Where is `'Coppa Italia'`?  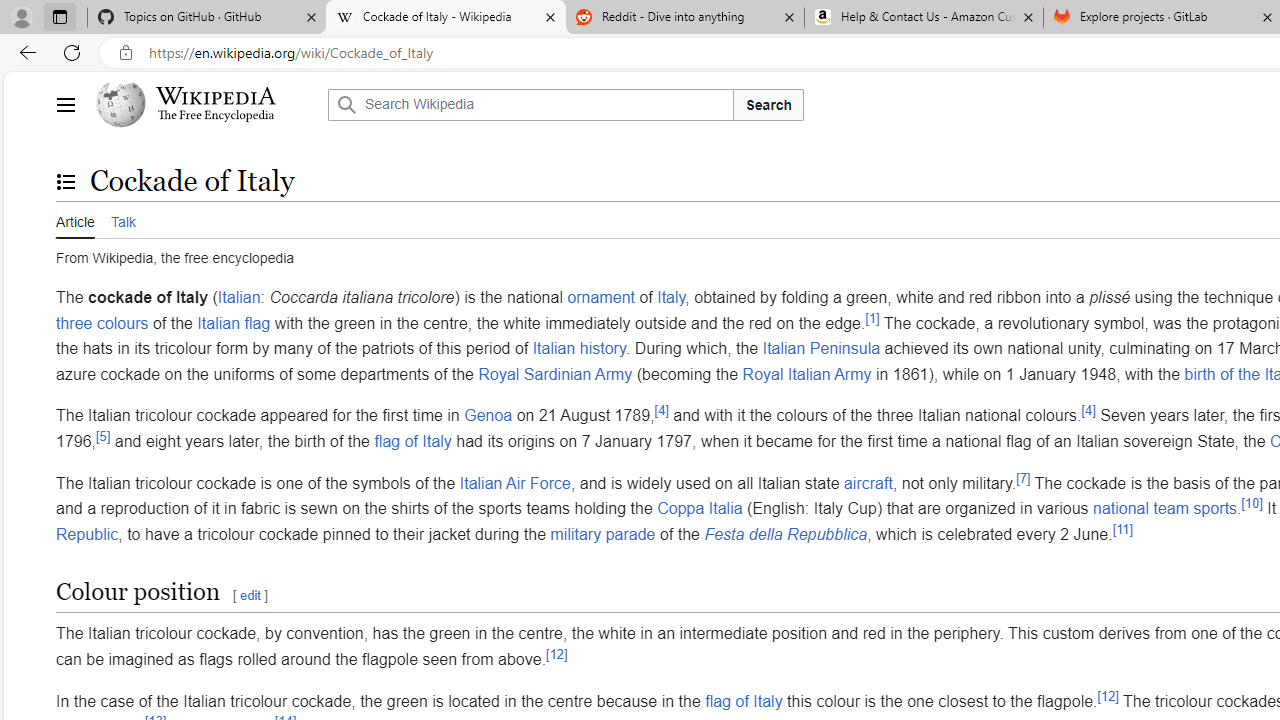
'Coppa Italia' is located at coordinates (699, 507).